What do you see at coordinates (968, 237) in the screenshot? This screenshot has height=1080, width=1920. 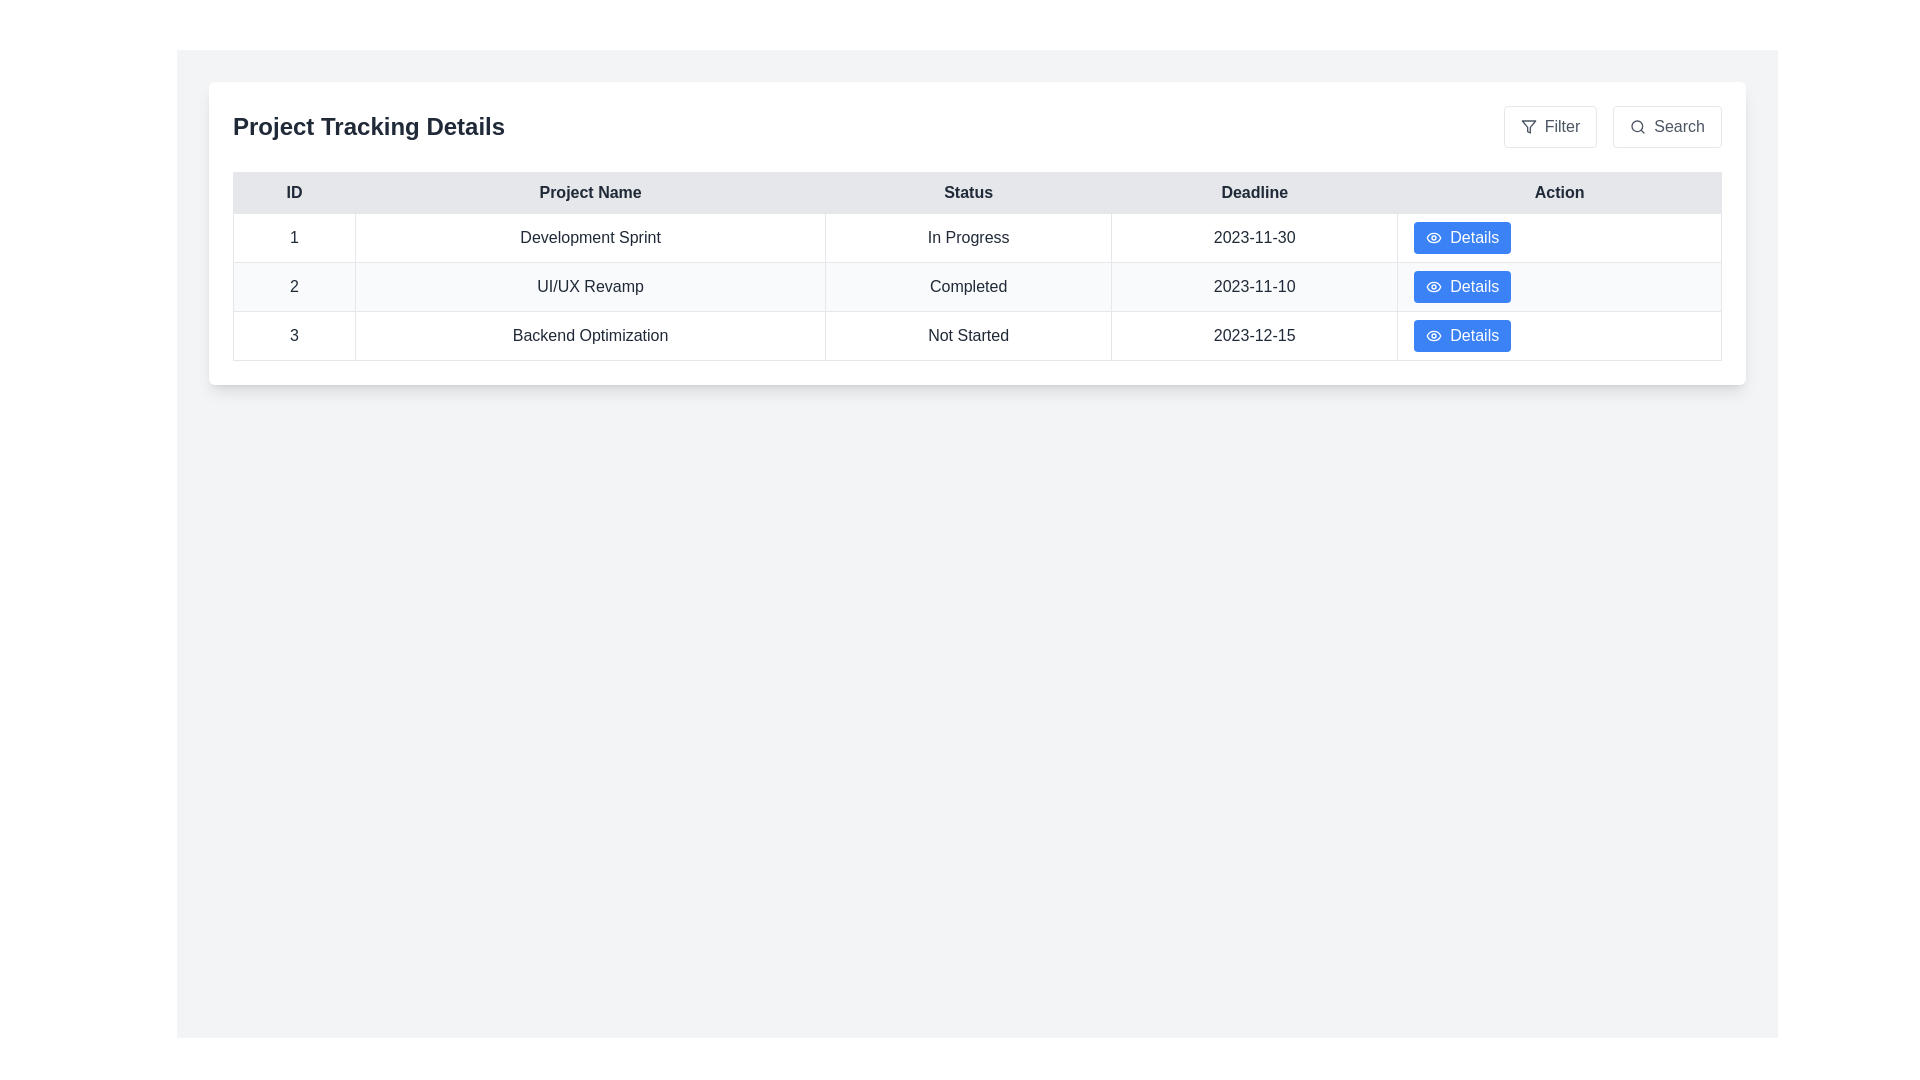 I see `the text-based label 'In Progress' within the 'Status' column of the 'Development Sprint' row in the project details table` at bounding box center [968, 237].